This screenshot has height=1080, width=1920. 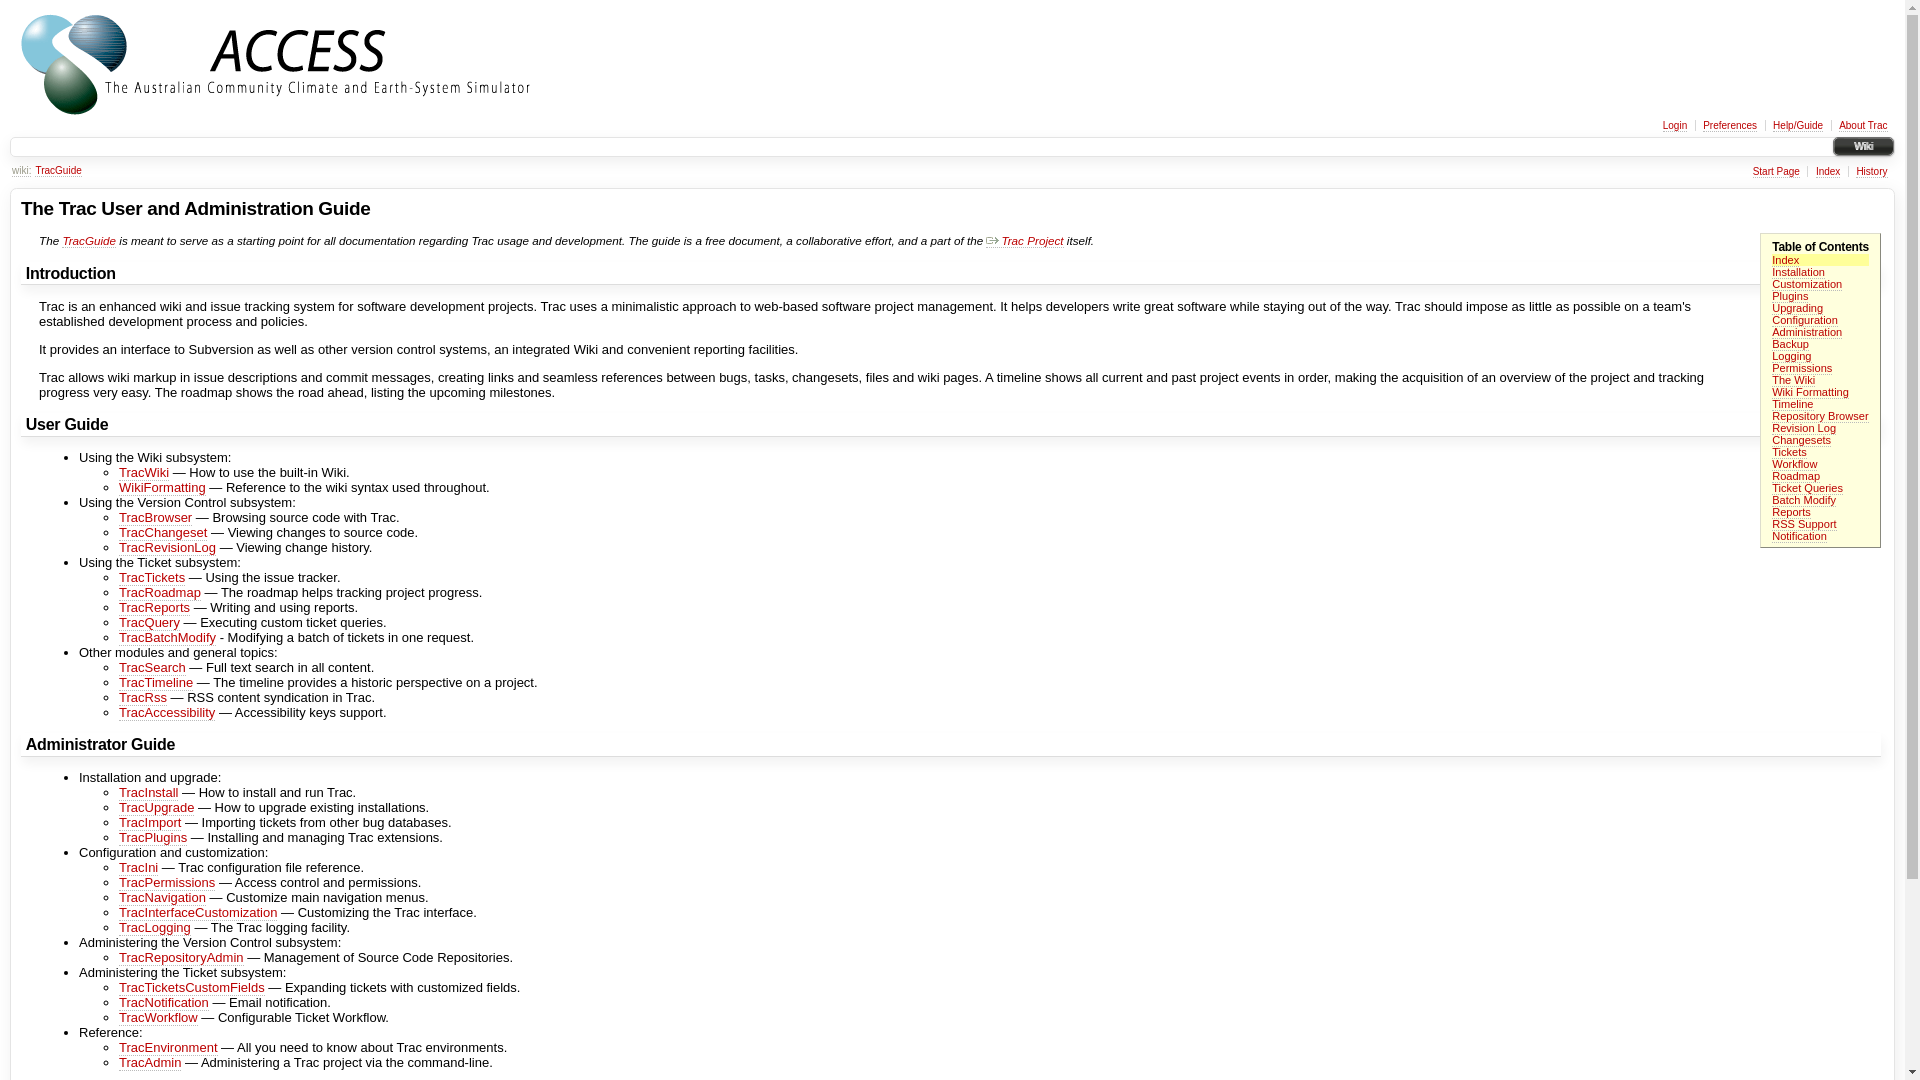 I want to click on 'Ticket Queries', so click(x=1807, y=488).